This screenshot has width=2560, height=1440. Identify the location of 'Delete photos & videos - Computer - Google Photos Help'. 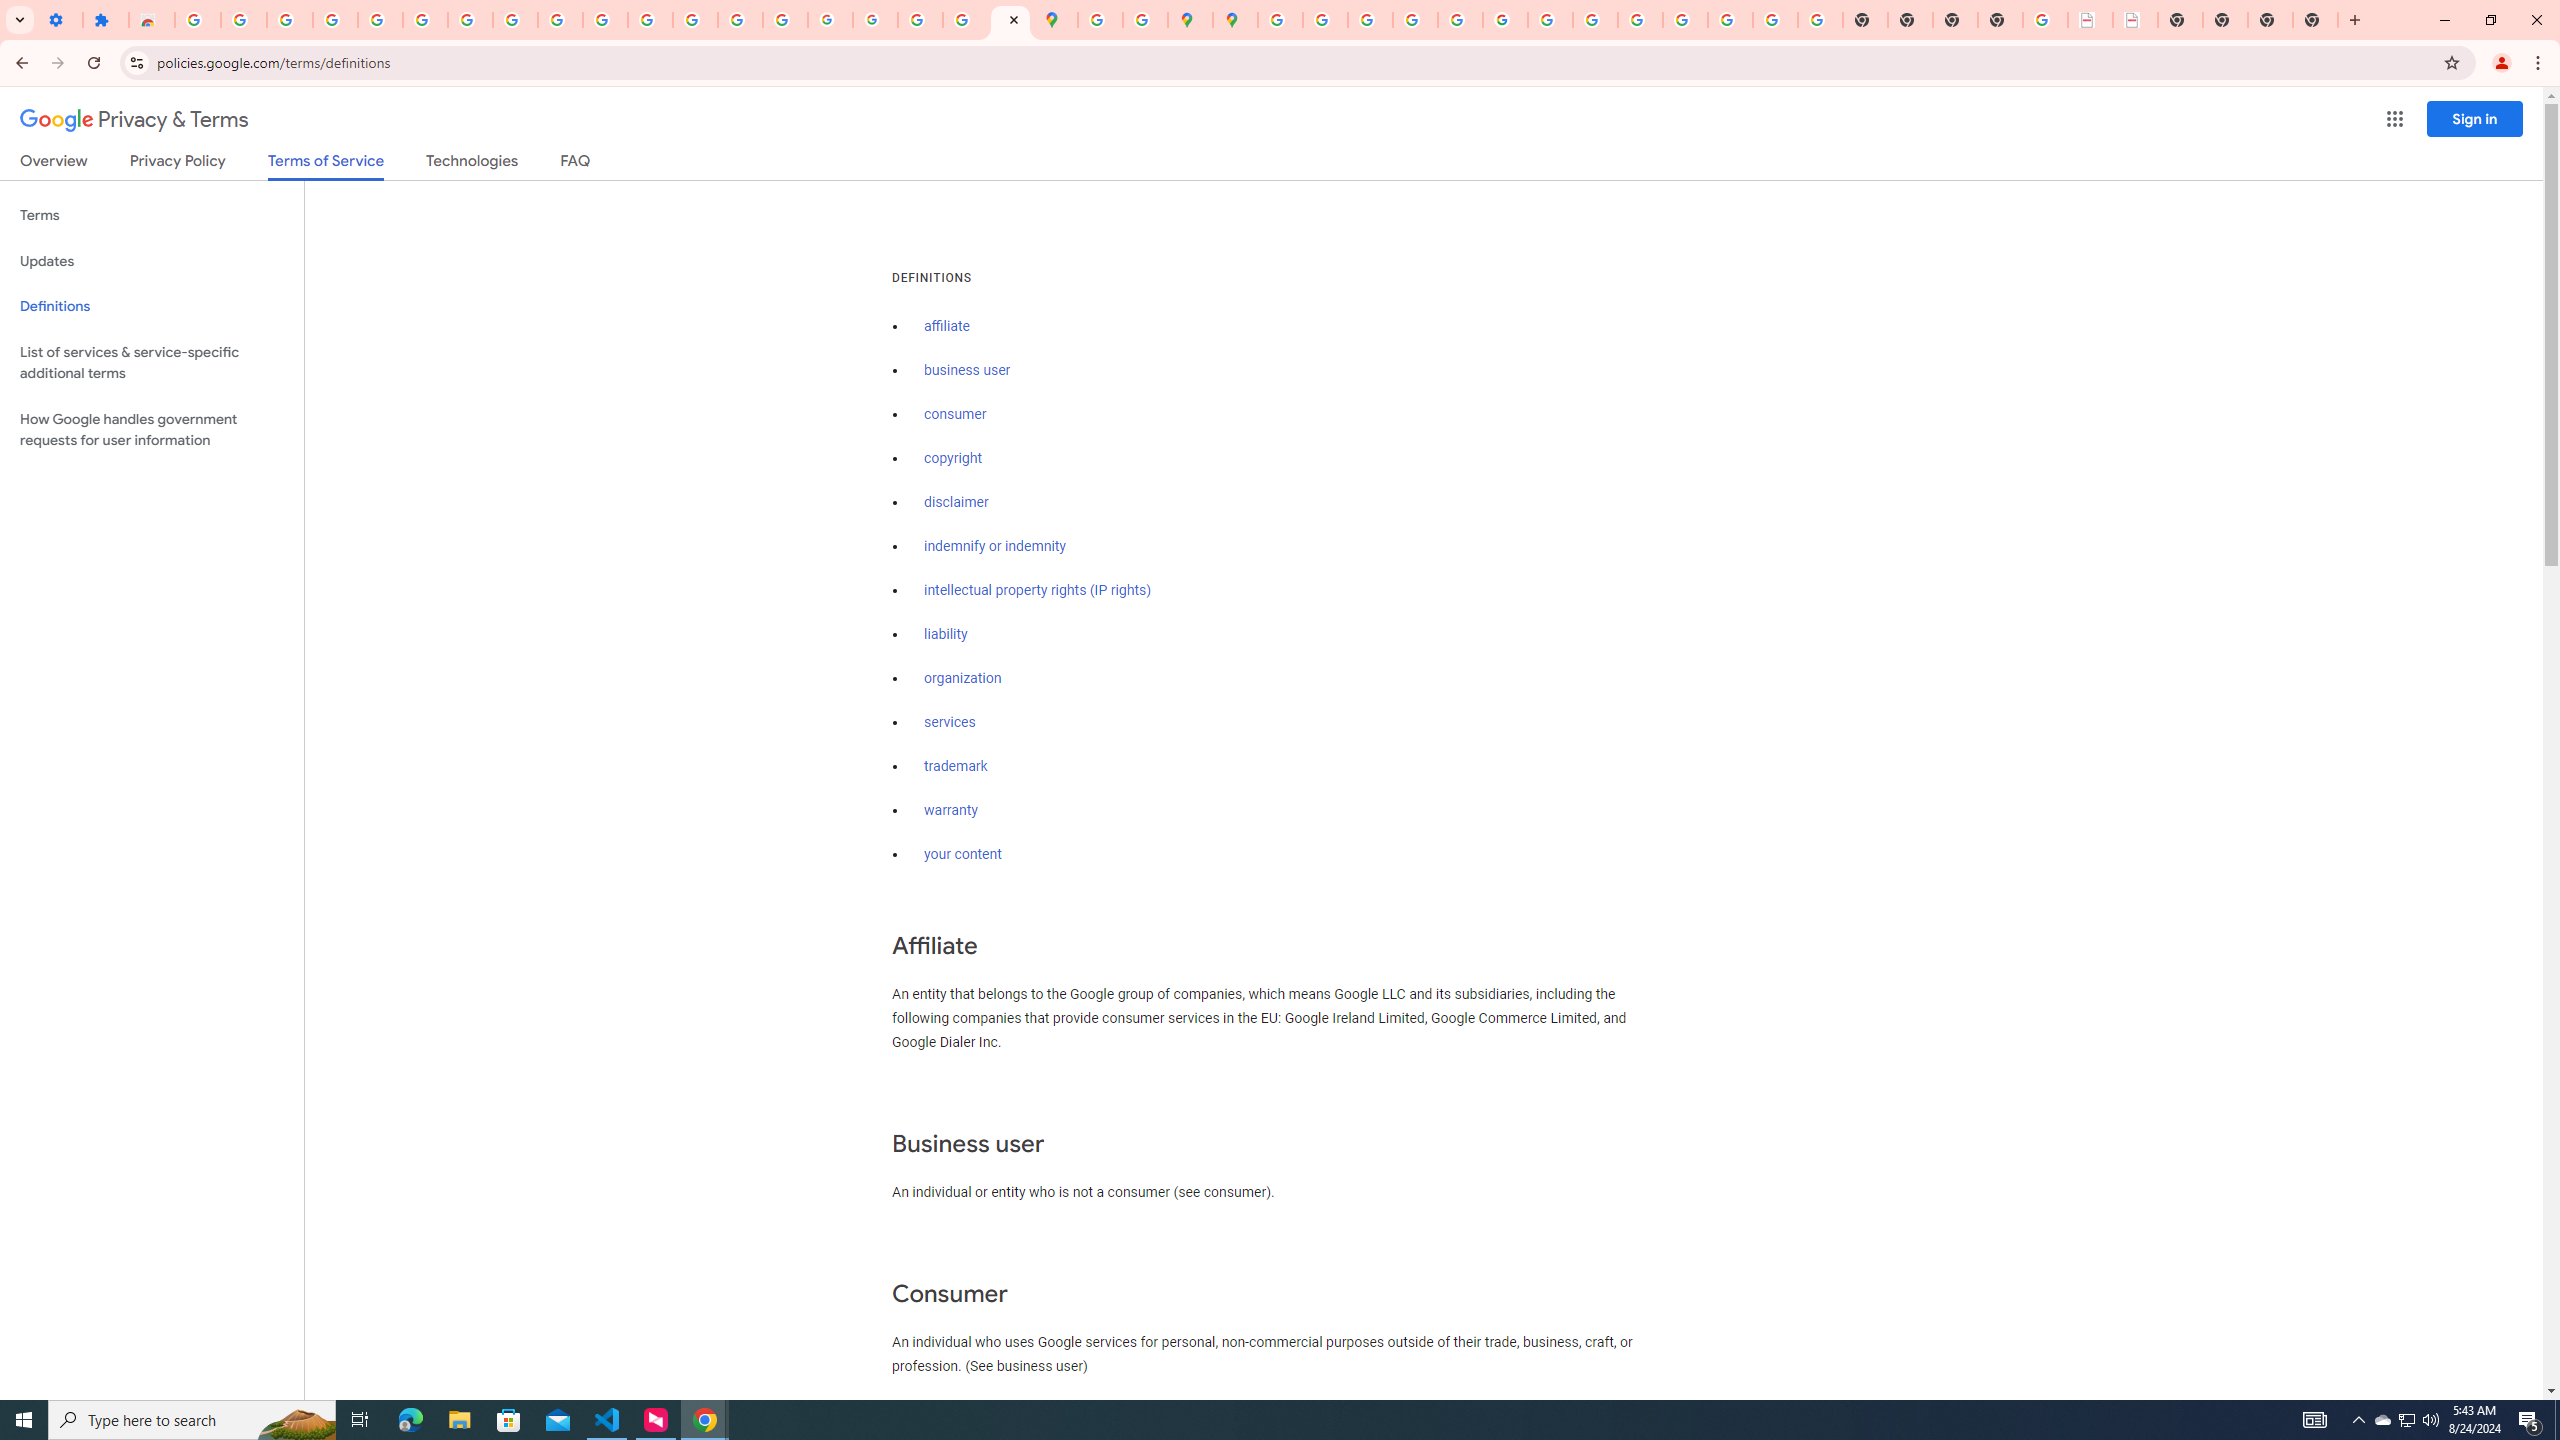
(289, 19).